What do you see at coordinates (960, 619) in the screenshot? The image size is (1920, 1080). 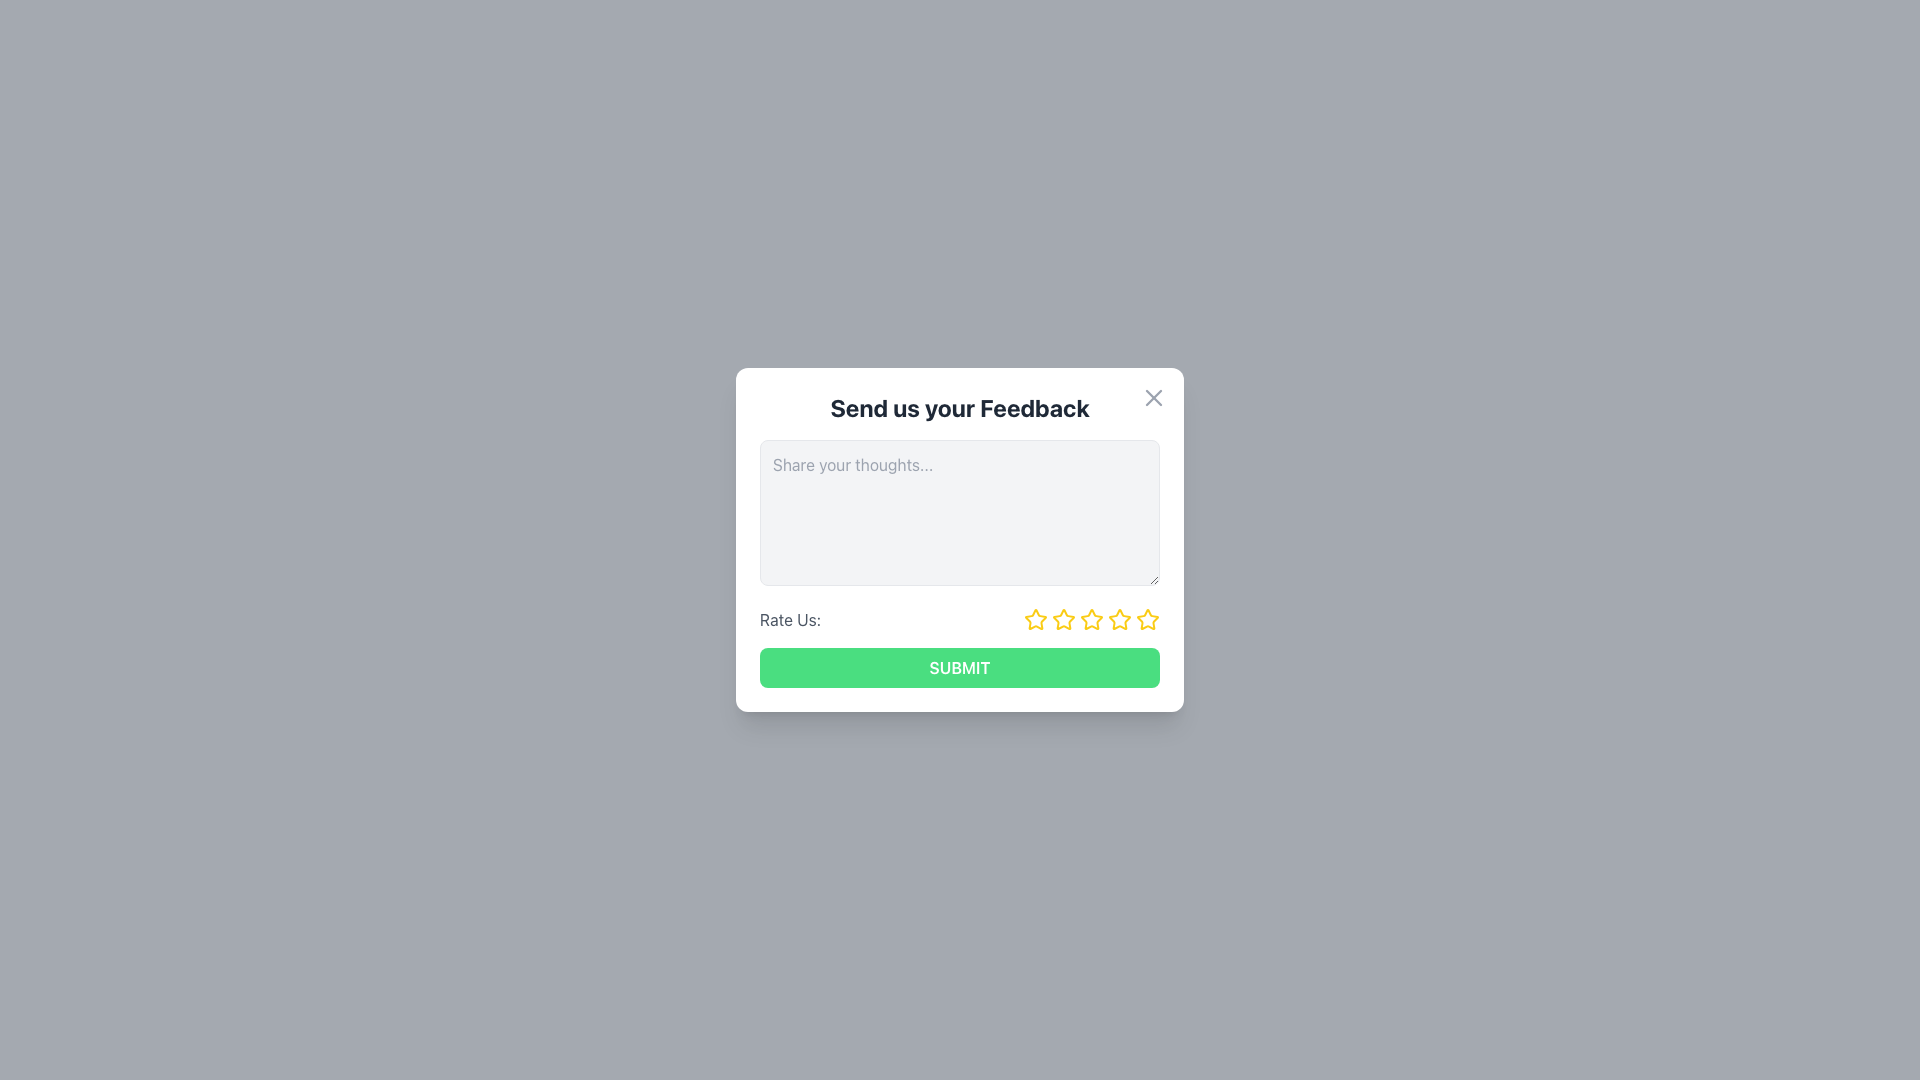 I see `one of the star icons in the Rating component located near the center of the modal window` at bounding box center [960, 619].